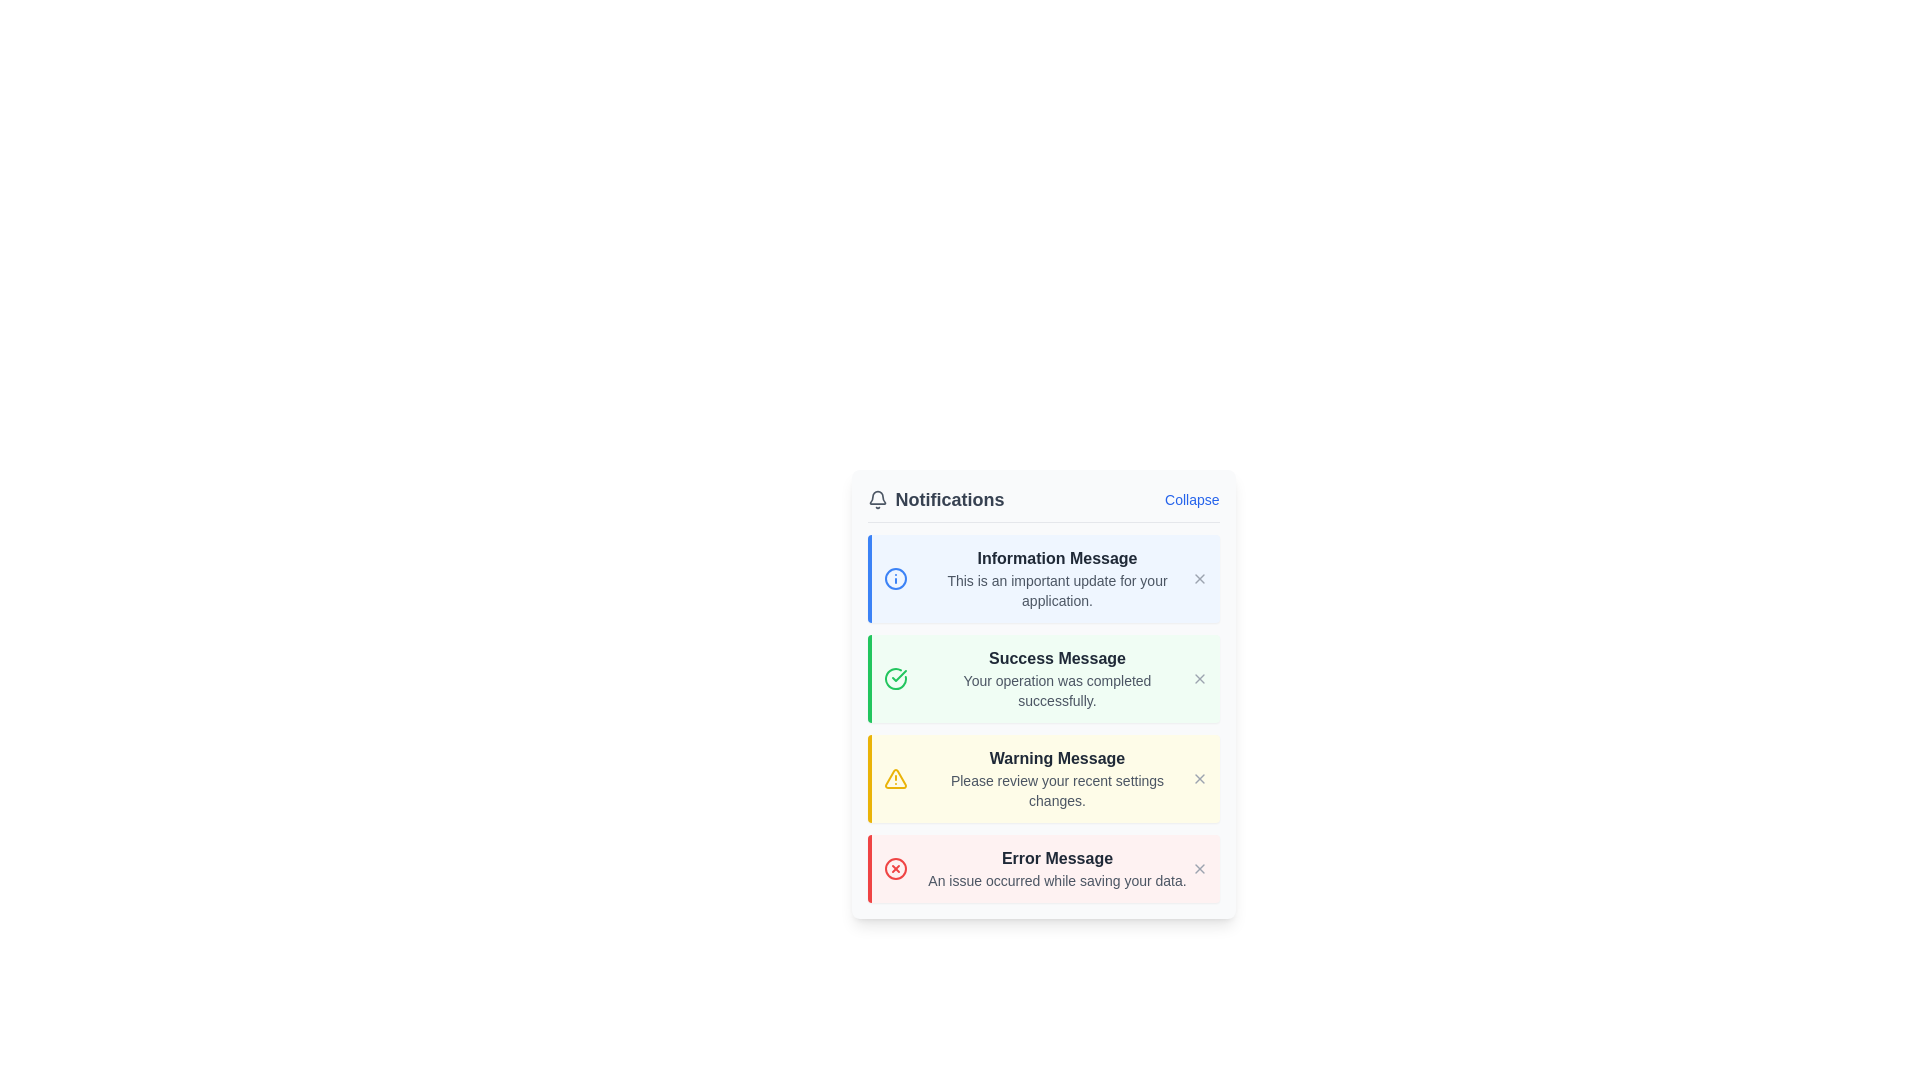  What do you see at coordinates (949, 499) in the screenshot?
I see `the 'Notifications' text label, which is displayed in bold and larger font size, located to the right of a bell icon in the top-left corner of a card-like section` at bounding box center [949, 499].